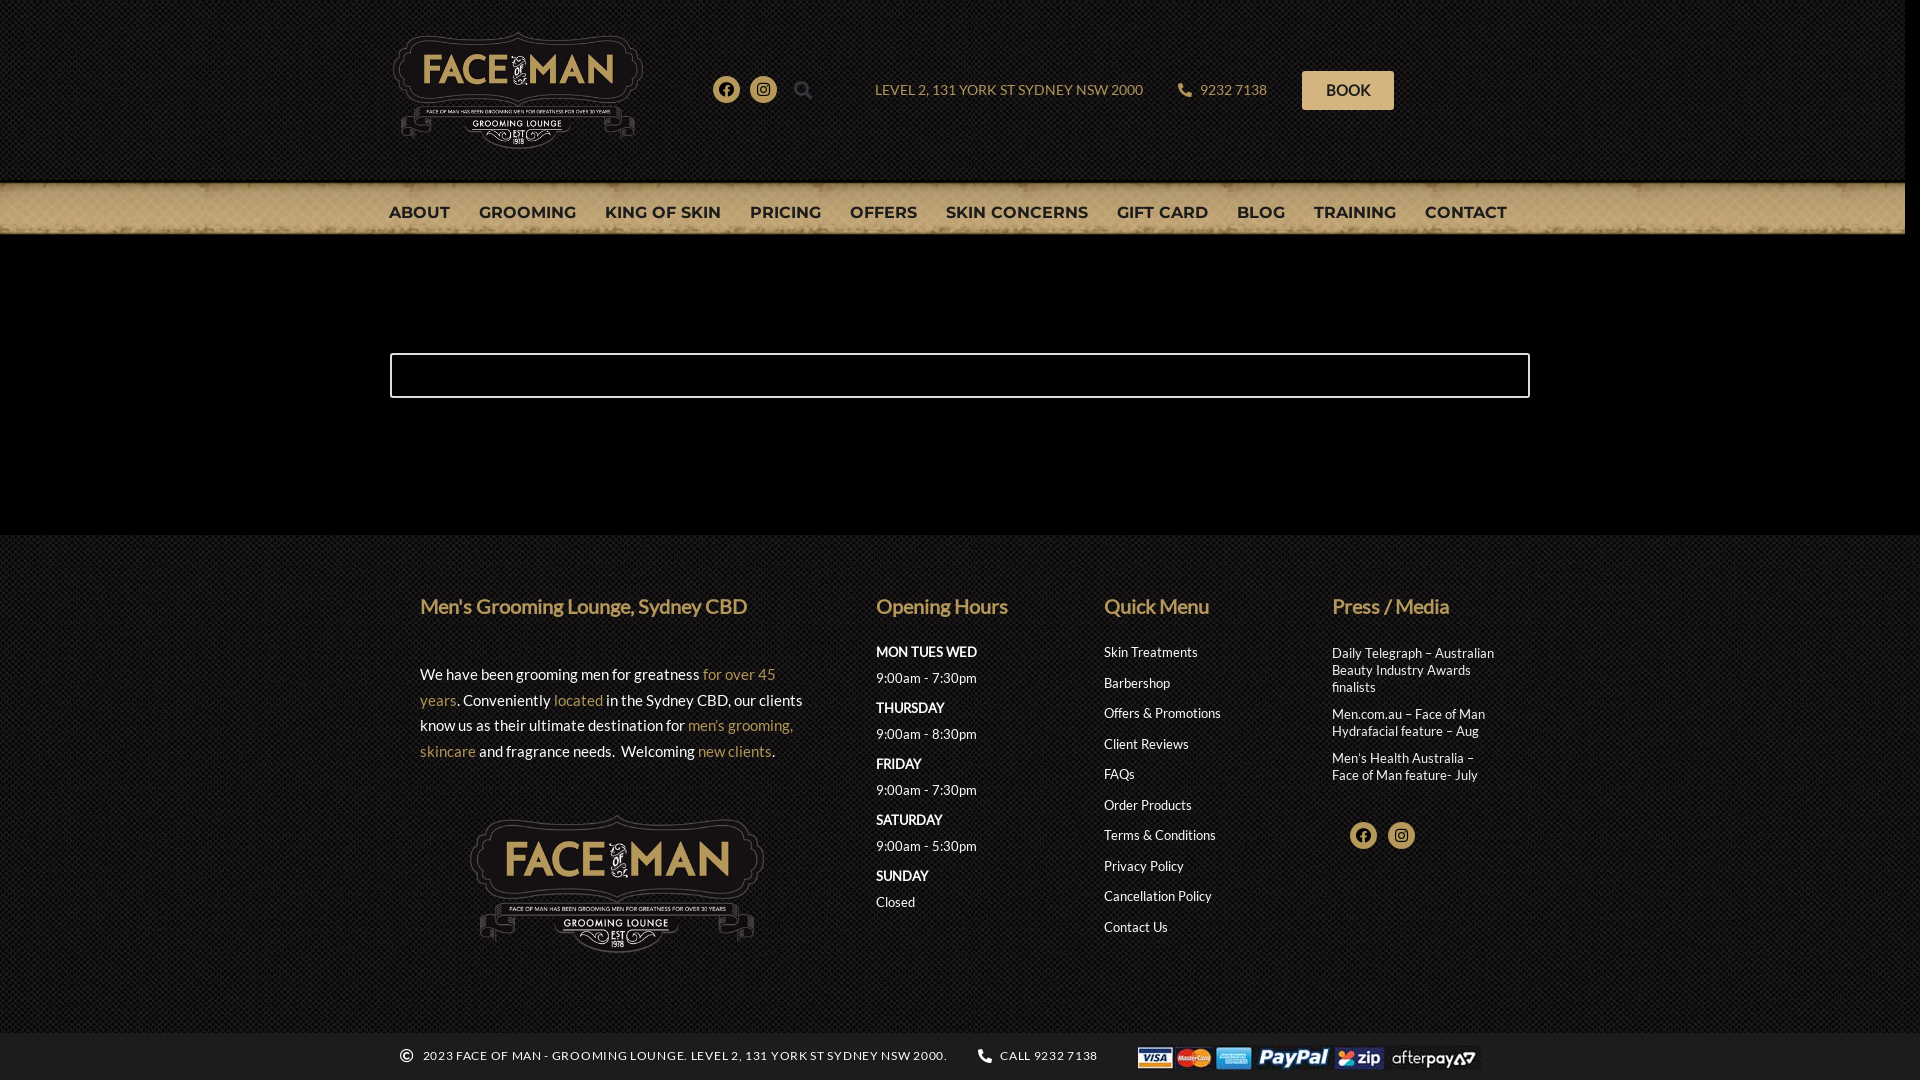 The height and width of the screenshot is (1080, 1920). What do you see at coordinates (882, 212) in the screenshot?
I see `'OFFERS'` at bounding box center [882, 212].